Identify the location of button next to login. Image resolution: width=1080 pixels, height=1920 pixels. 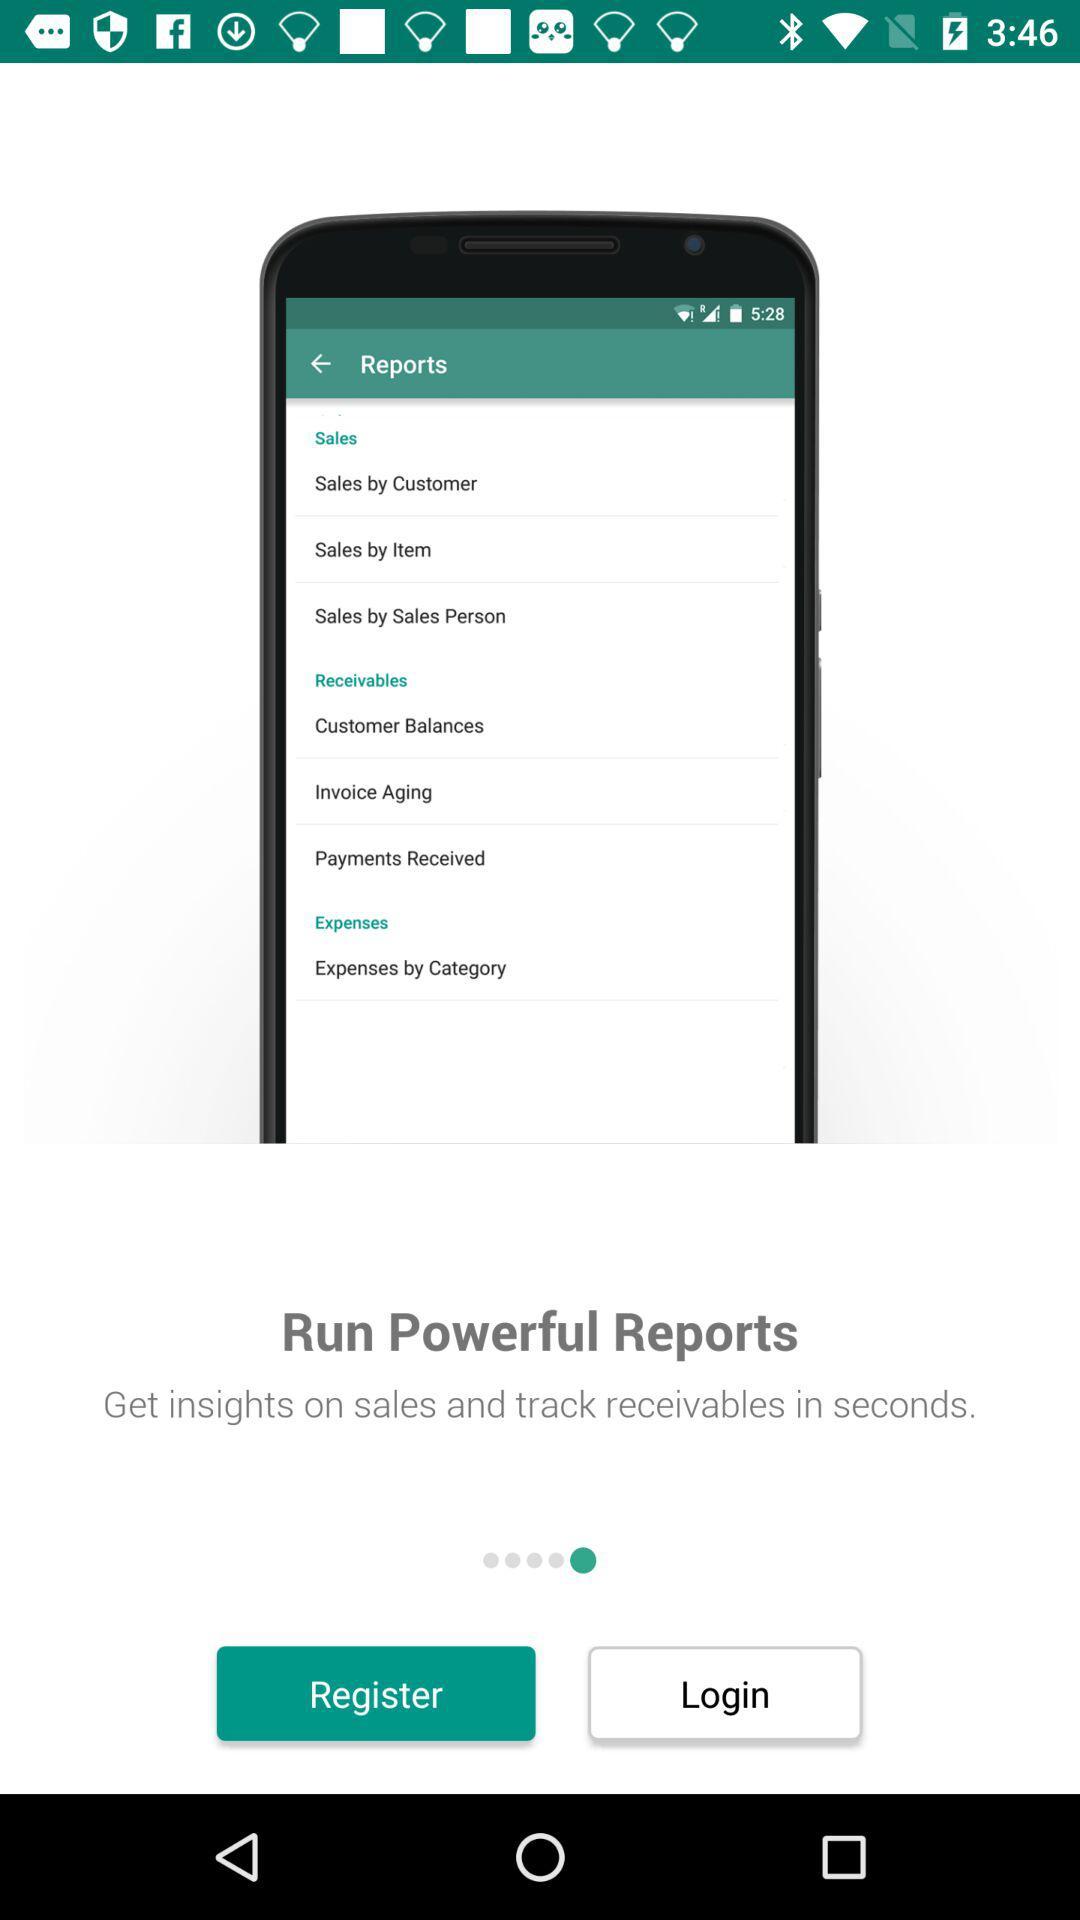
(376, 1692).